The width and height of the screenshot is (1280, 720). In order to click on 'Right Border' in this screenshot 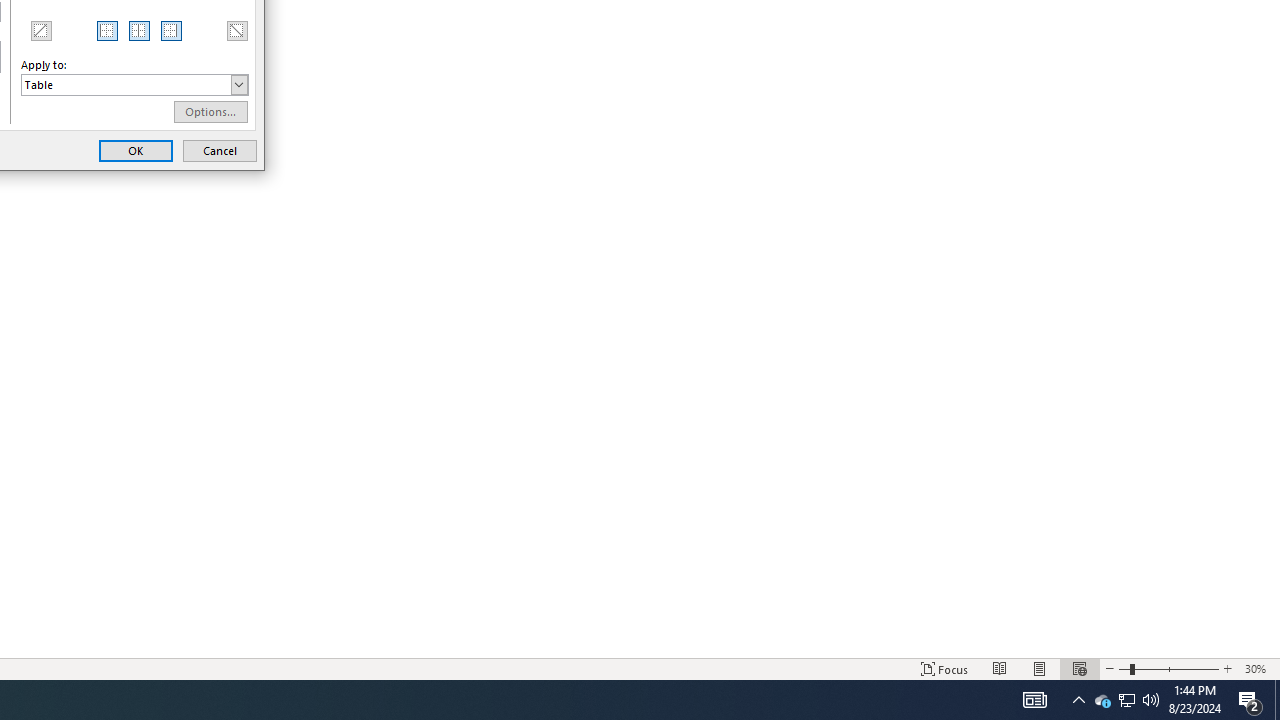, I will do `click(171, 30)`.